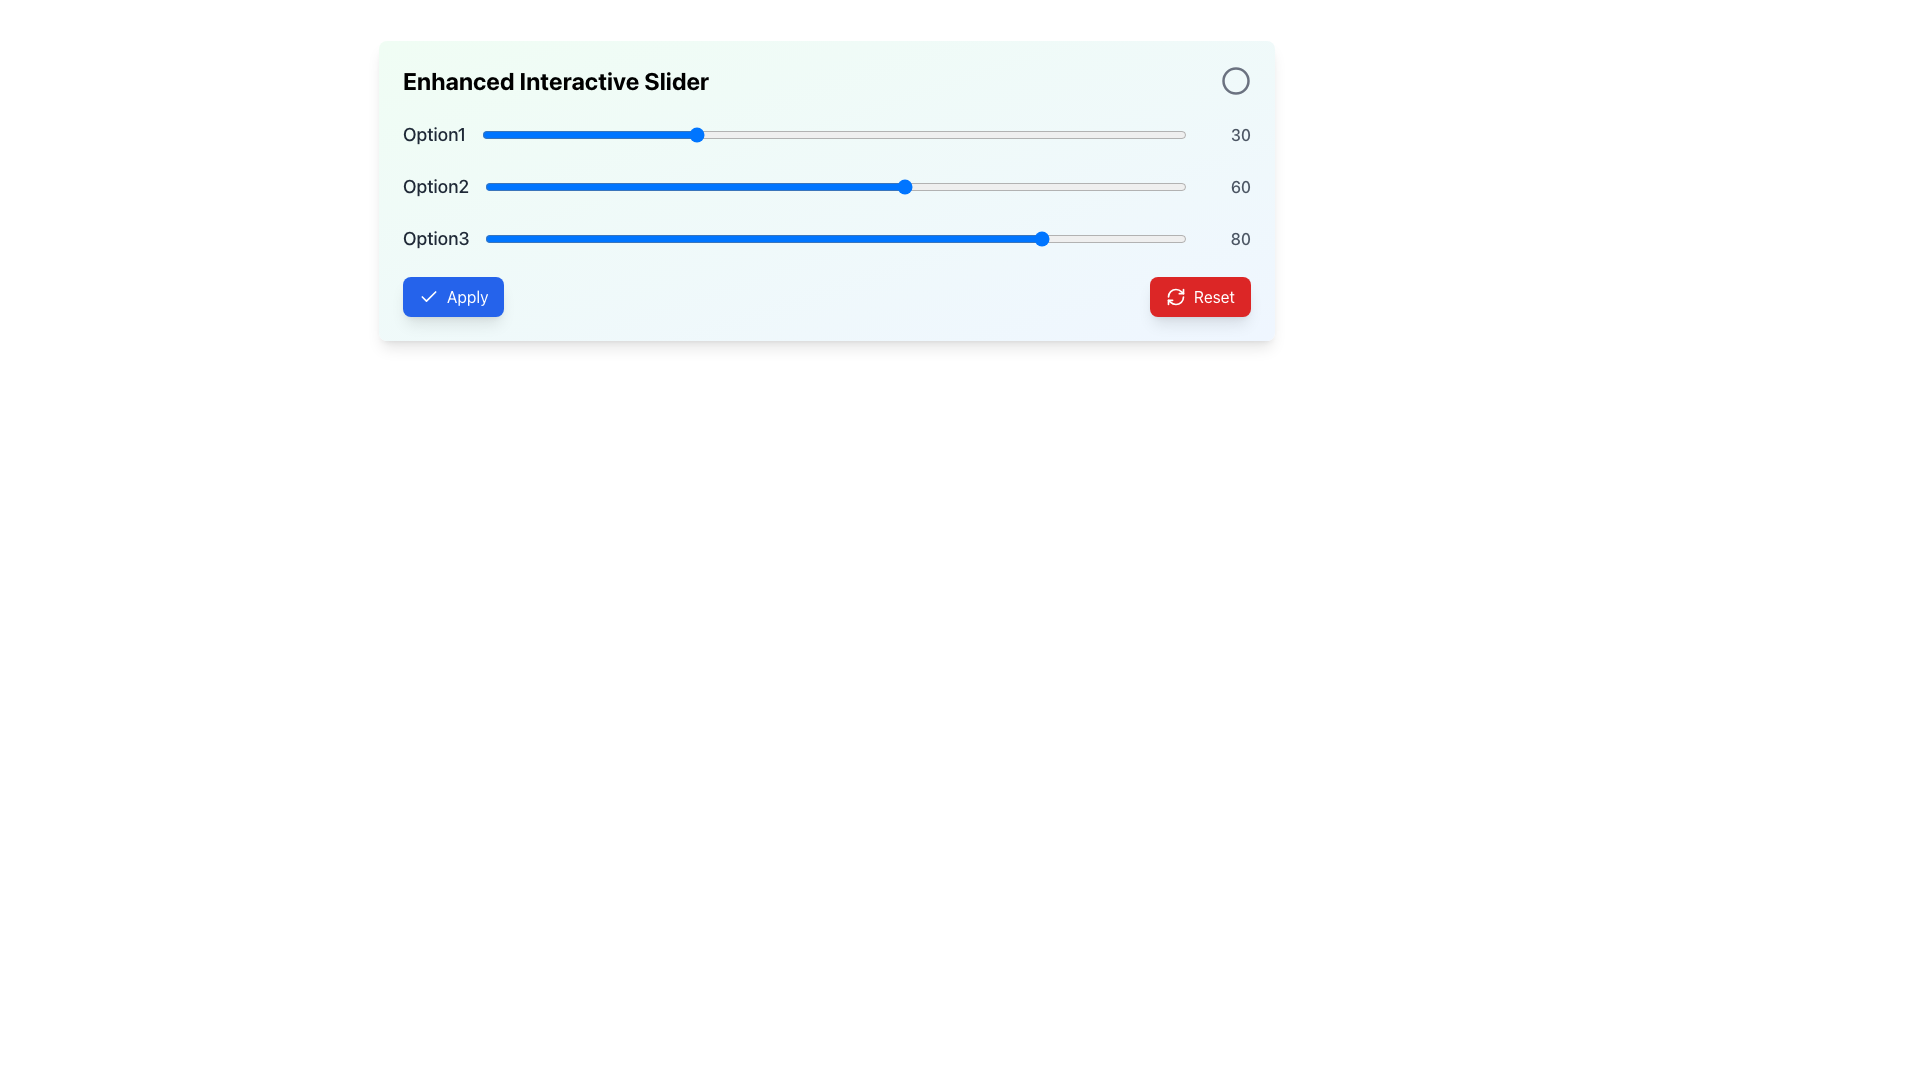 The height and width of the screenshot is (1080, 1920). Describe the element at coordinates (452, 297) in the screenshot. I see `the blue 'Apply' button with white text and checkmark icon` at that location.